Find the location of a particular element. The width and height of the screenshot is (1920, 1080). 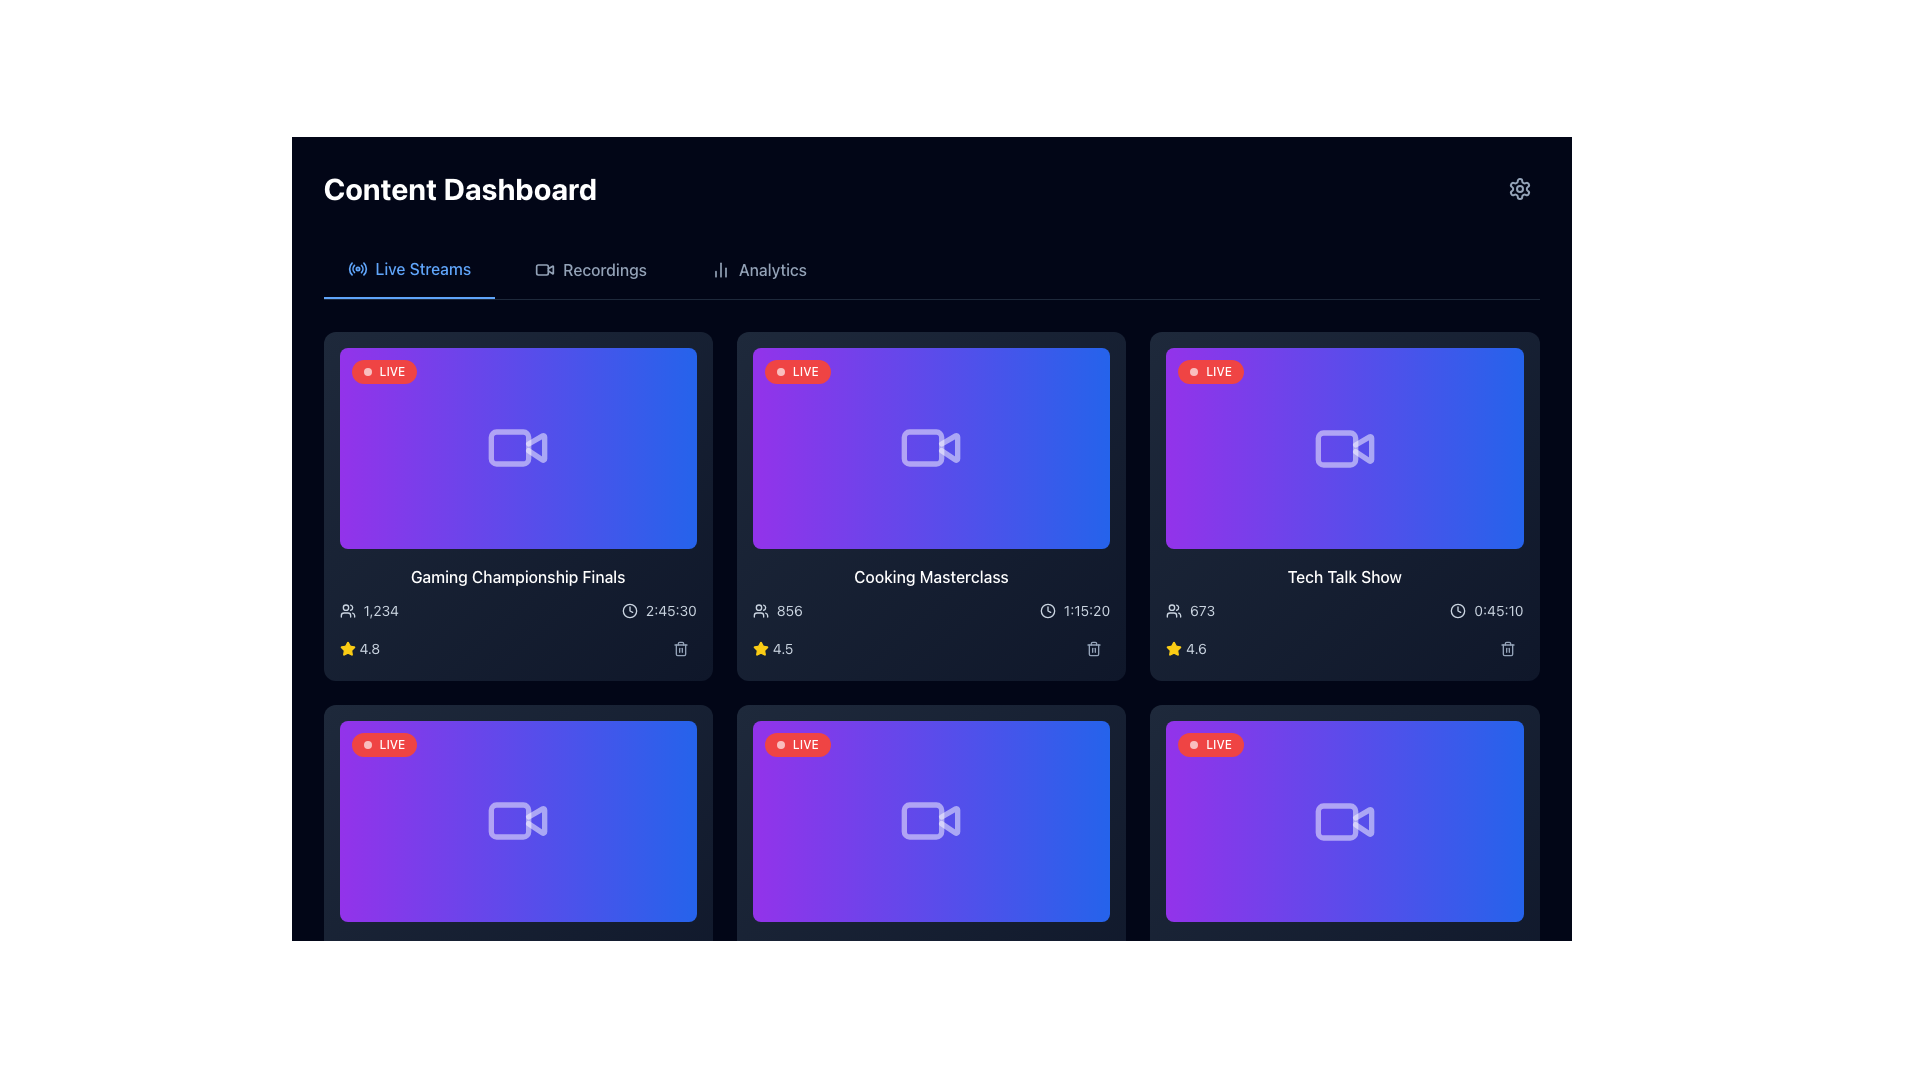

value displayed in the text label showing '856', which is positioned in the Cooking Masterclass section on the dashboard, adjacent to a user icon is located at coordinates (788, 609).